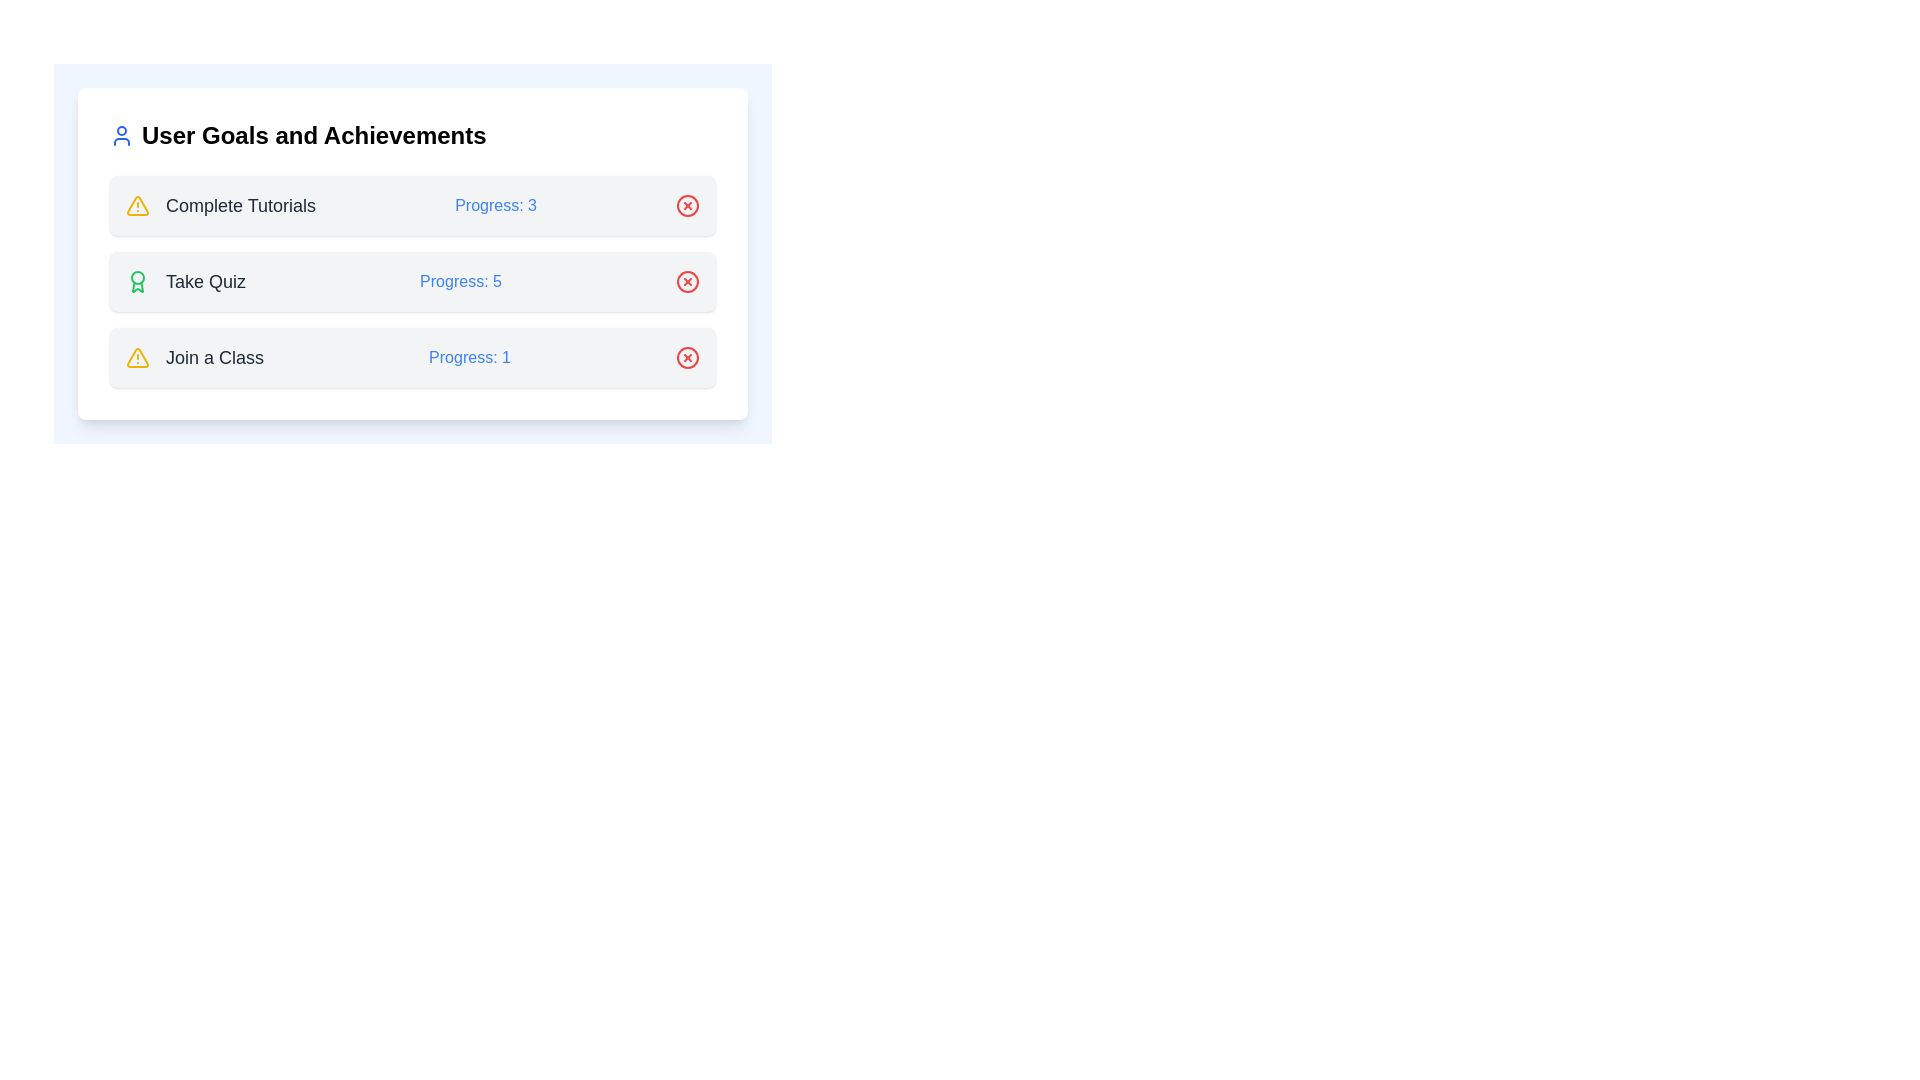 The width and height of the screenshot is (1920, 1080). What do you see at coordinates (411, 135) in the screenshot?
I see `the header titled 'User Goals and Achievements', which is visually identified by its bold, large text and a blue user icon on the left` at bounding box center [411, 135].